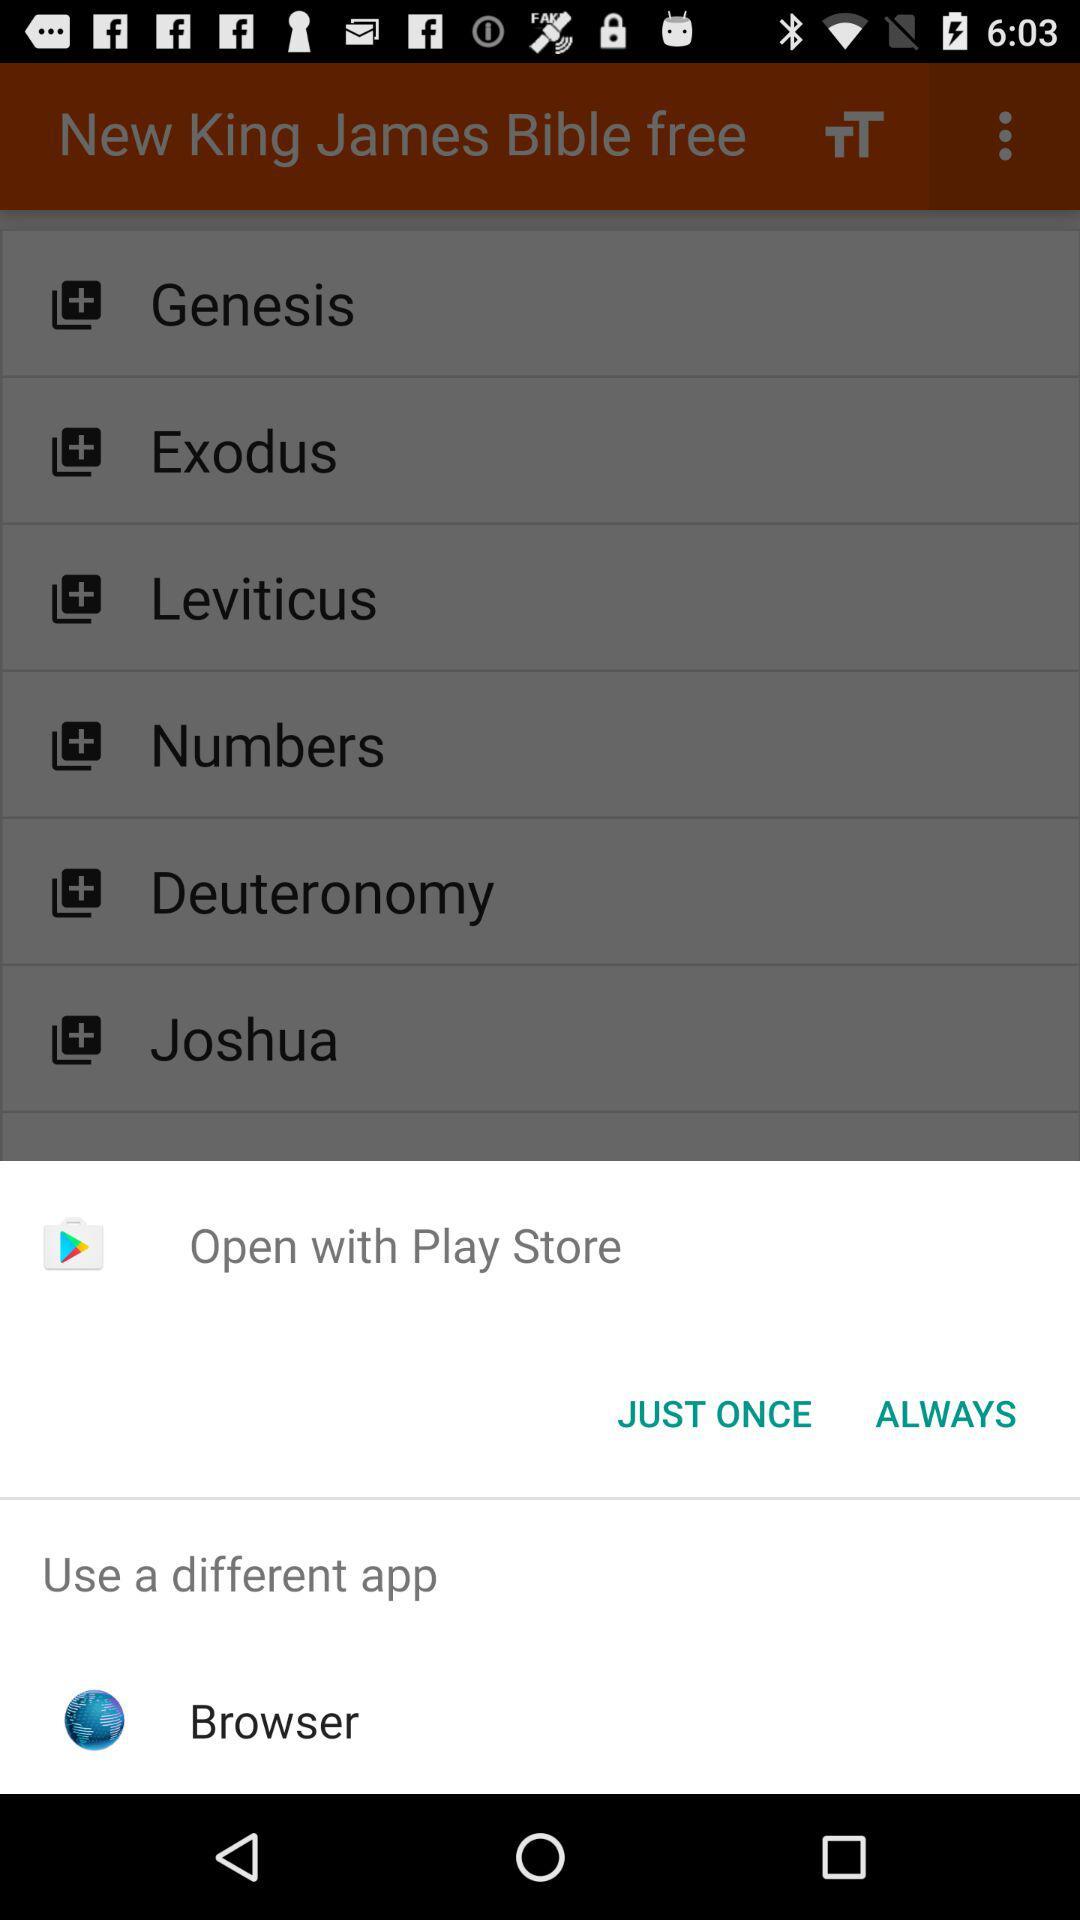 The height and width of the screenshot is (1920, 1080). Describe the element at coordinates (945, 1411) in the screenshot. I see `button to the right of just once` at that location.